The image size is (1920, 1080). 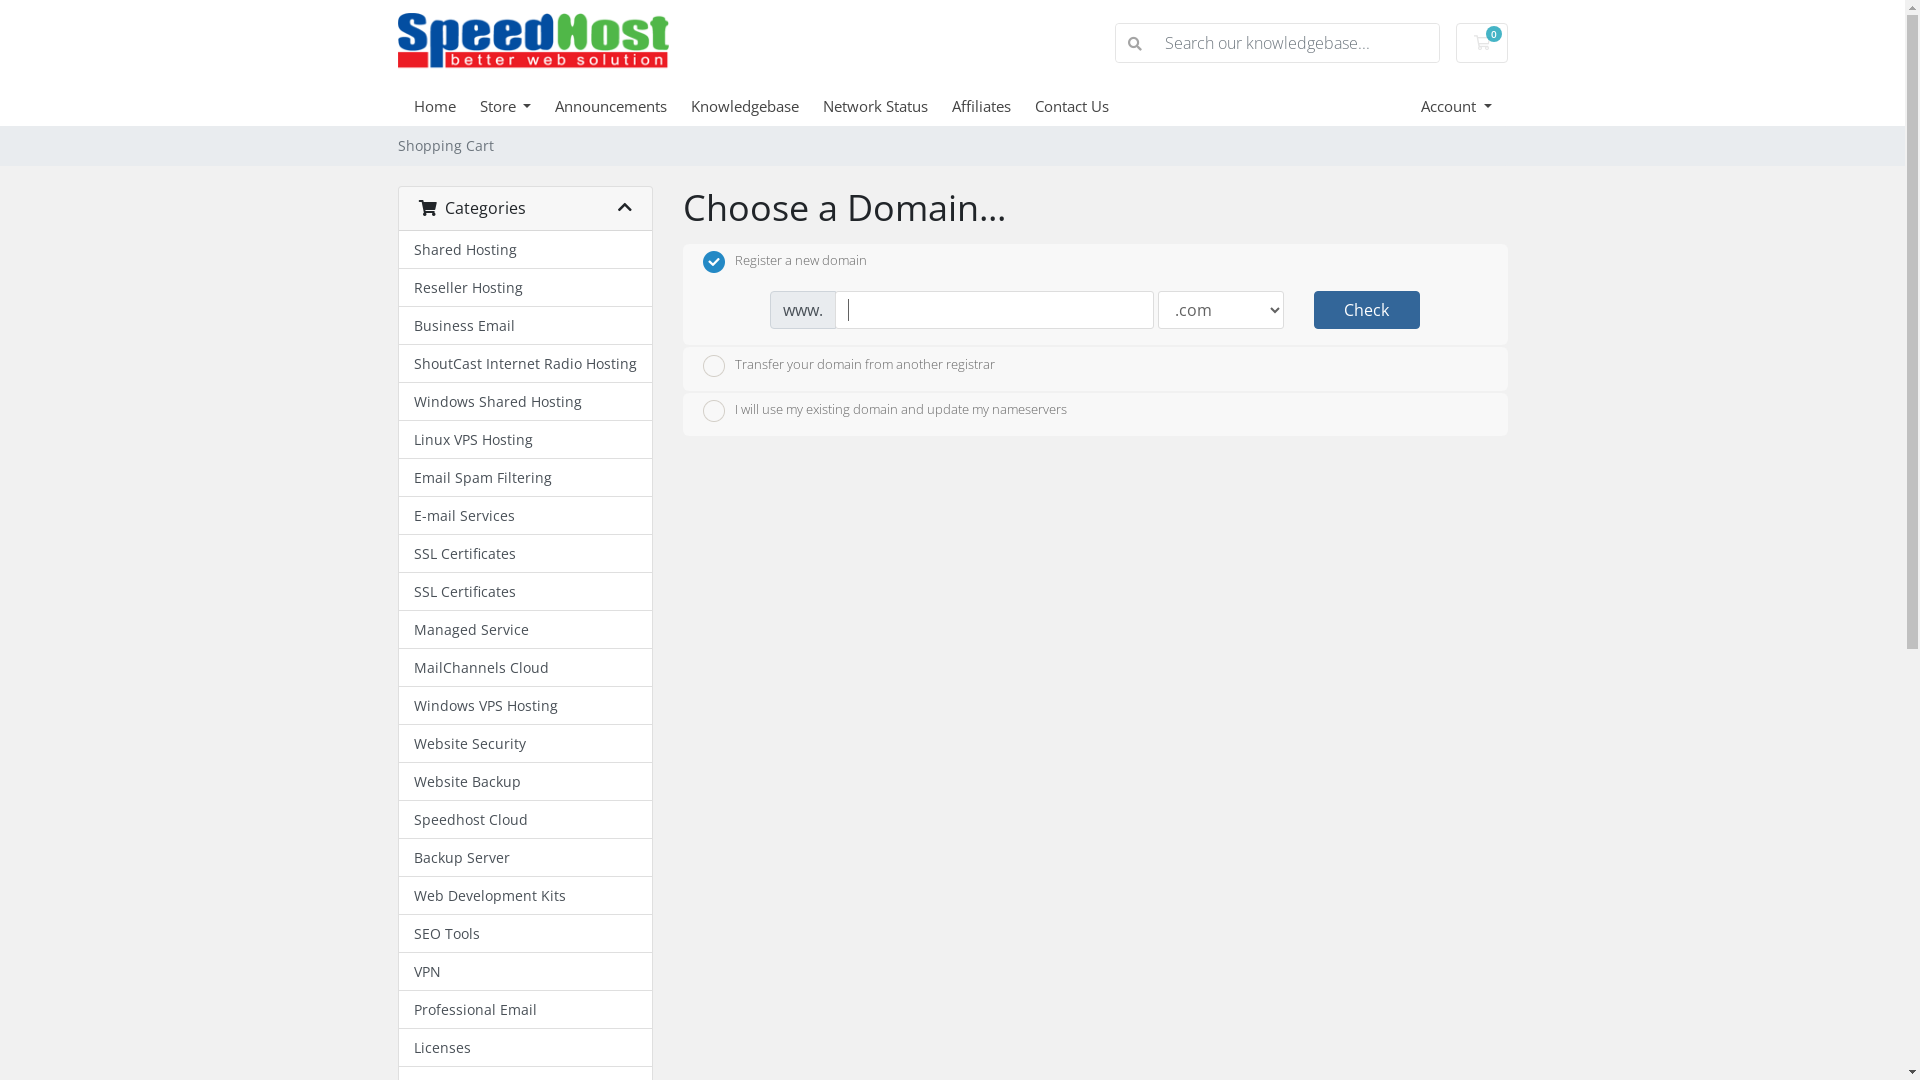 I want to click on 'Home', so click(x=412, y=105).